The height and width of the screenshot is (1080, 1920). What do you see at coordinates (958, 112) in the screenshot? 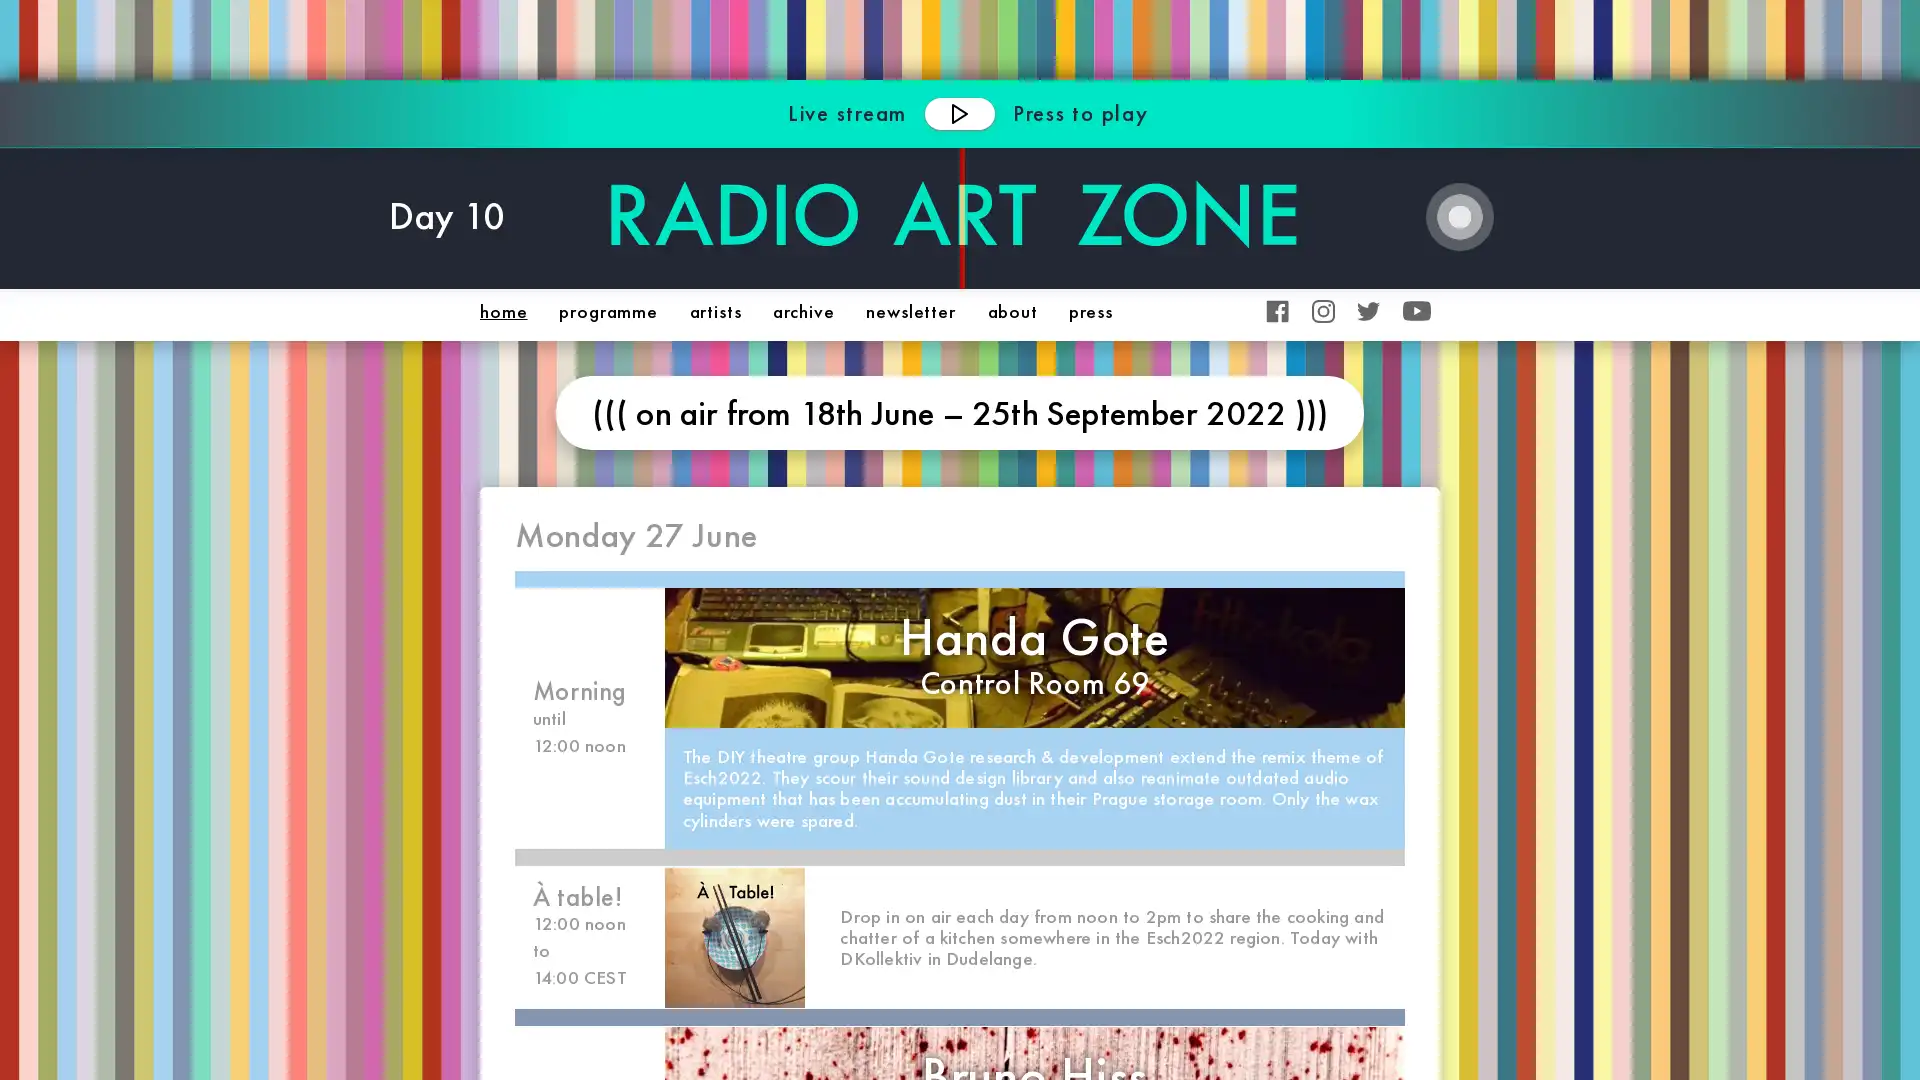
I see `play/pause` at bounding box center [958, 112].